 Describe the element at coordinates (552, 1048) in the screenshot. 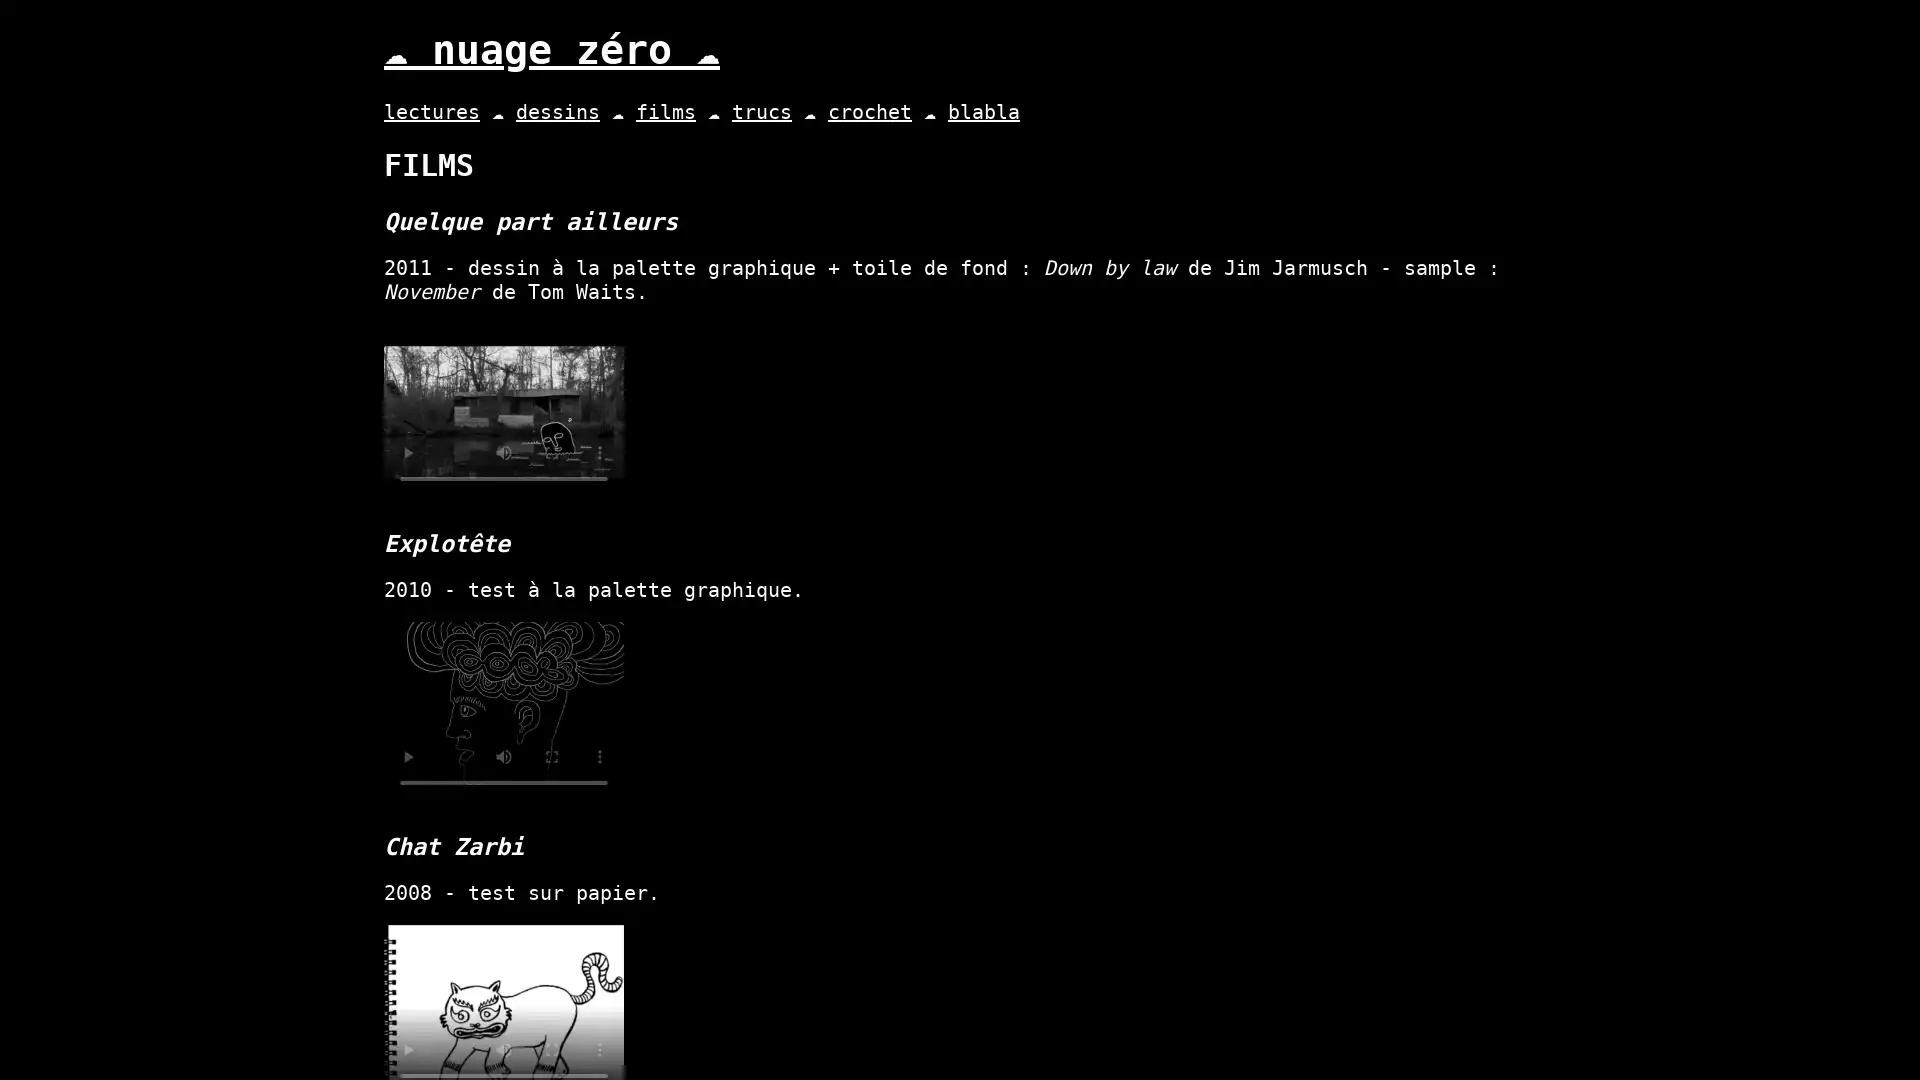

I see `enter full screen` at that location.